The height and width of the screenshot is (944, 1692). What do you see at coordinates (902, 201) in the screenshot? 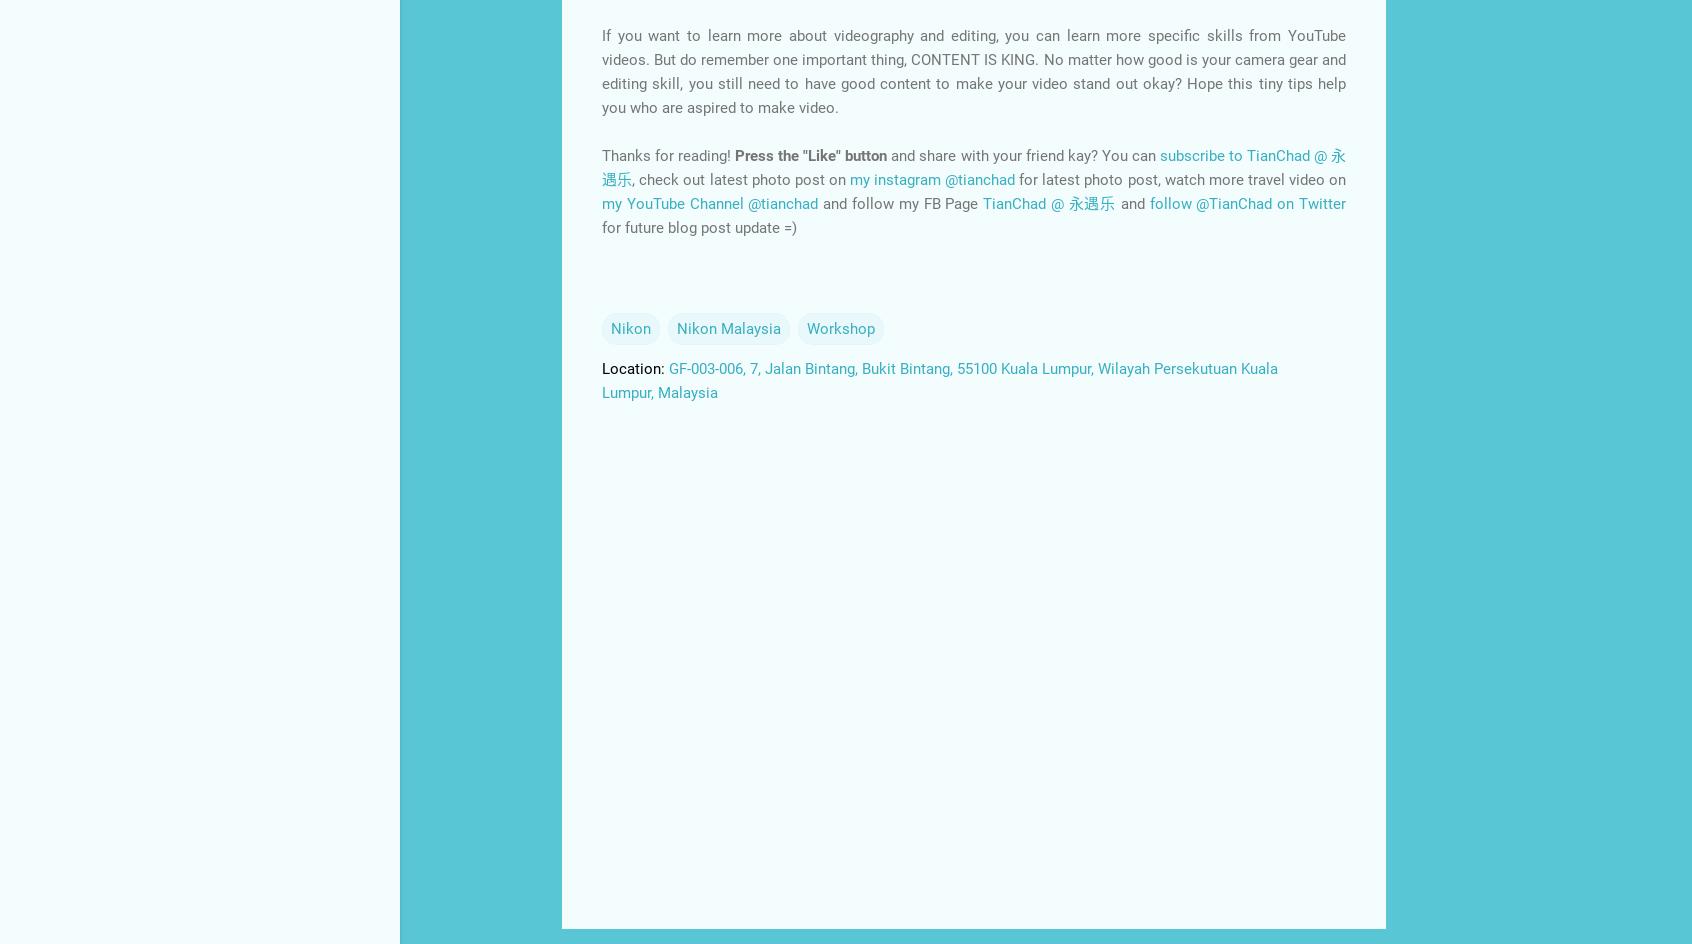
I see `'and follow my FB Page'` at bounding box center [902, 201].